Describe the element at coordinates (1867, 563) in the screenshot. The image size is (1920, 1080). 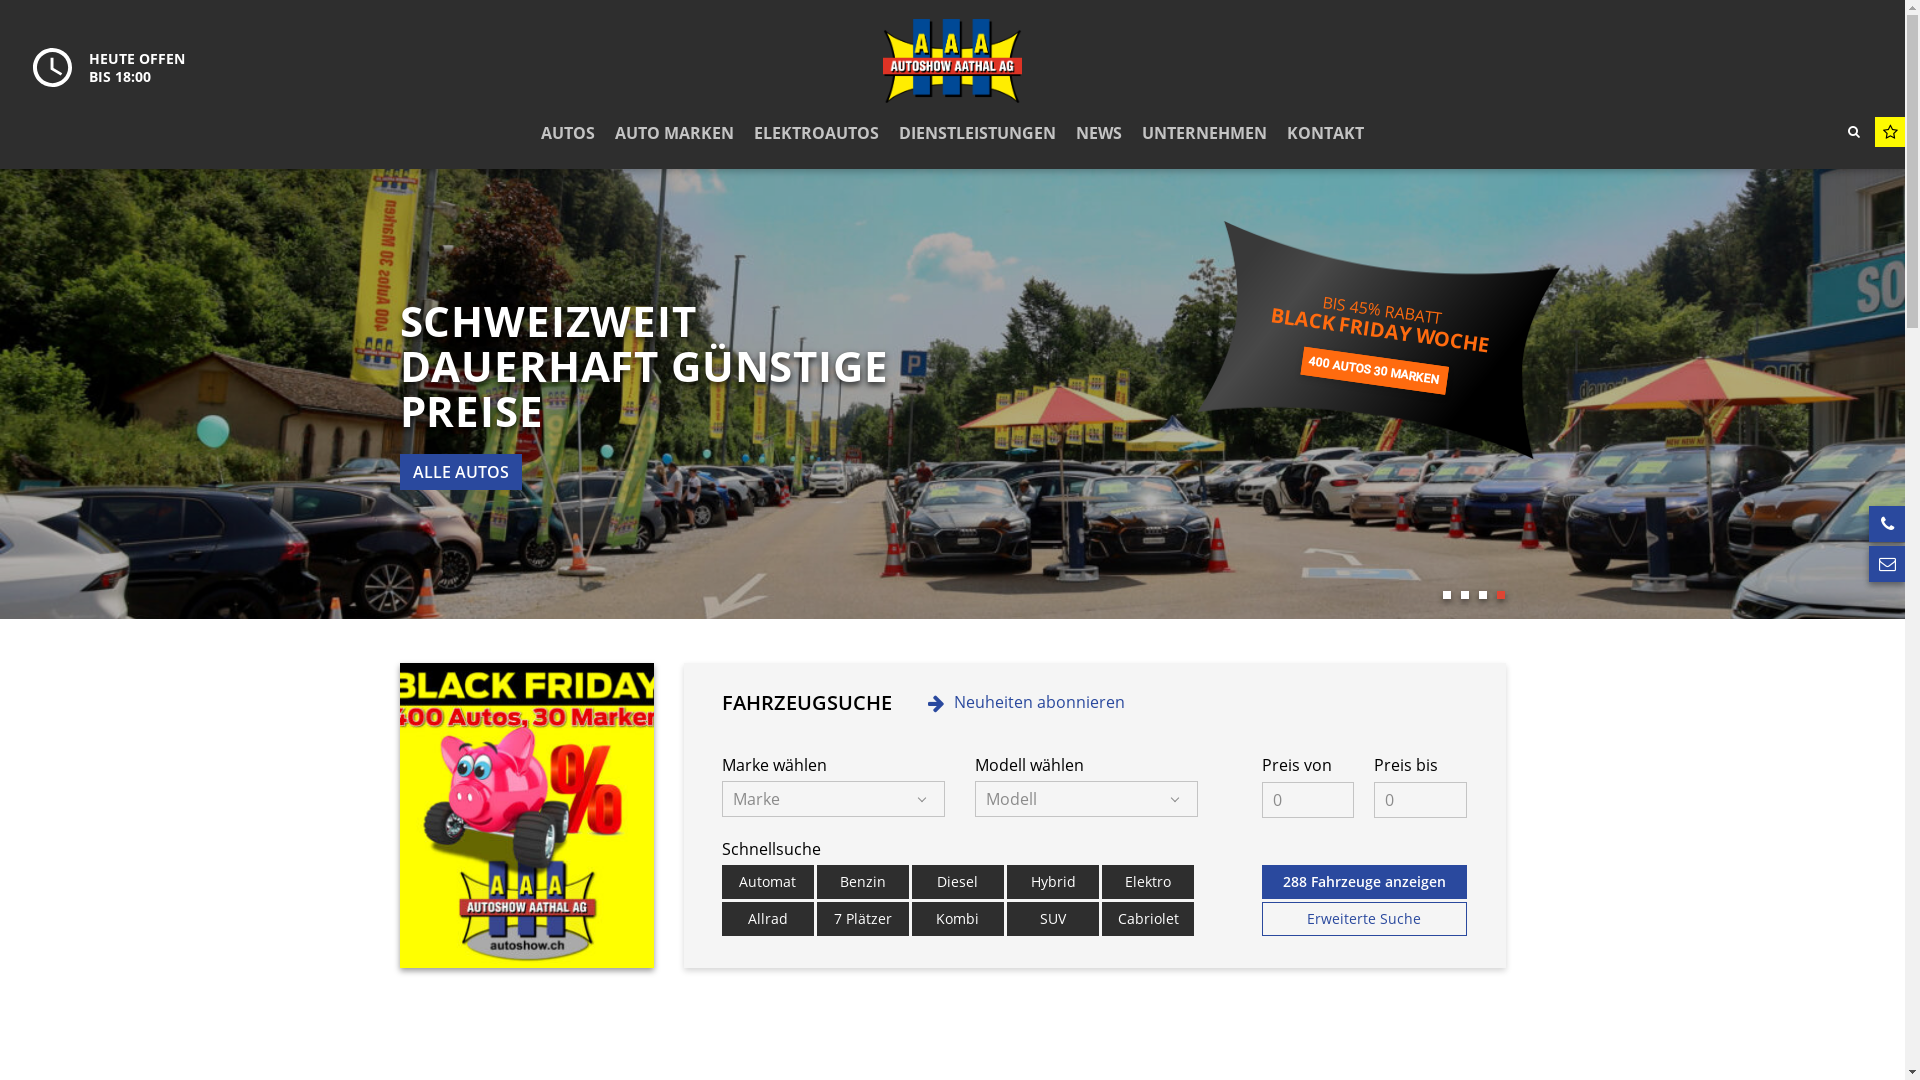
I see `'email'` at that location.